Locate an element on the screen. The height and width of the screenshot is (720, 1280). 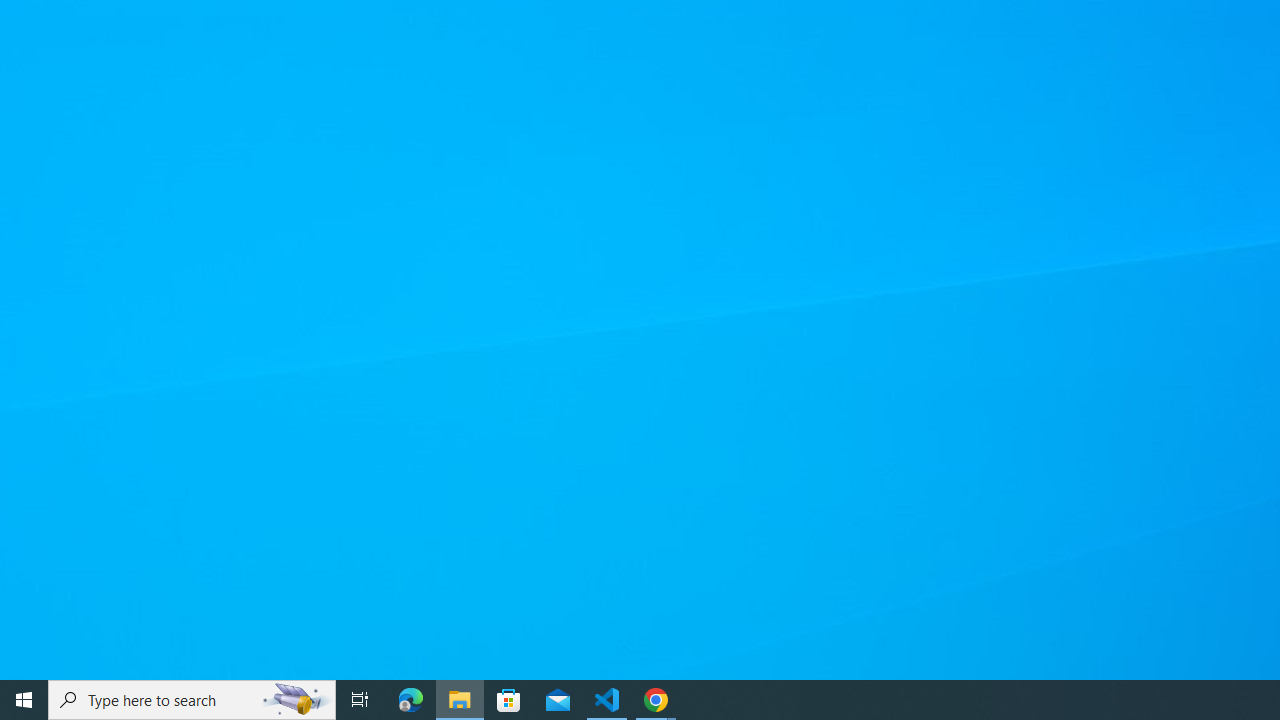
'Task View' is located at coordinates (359, 698).